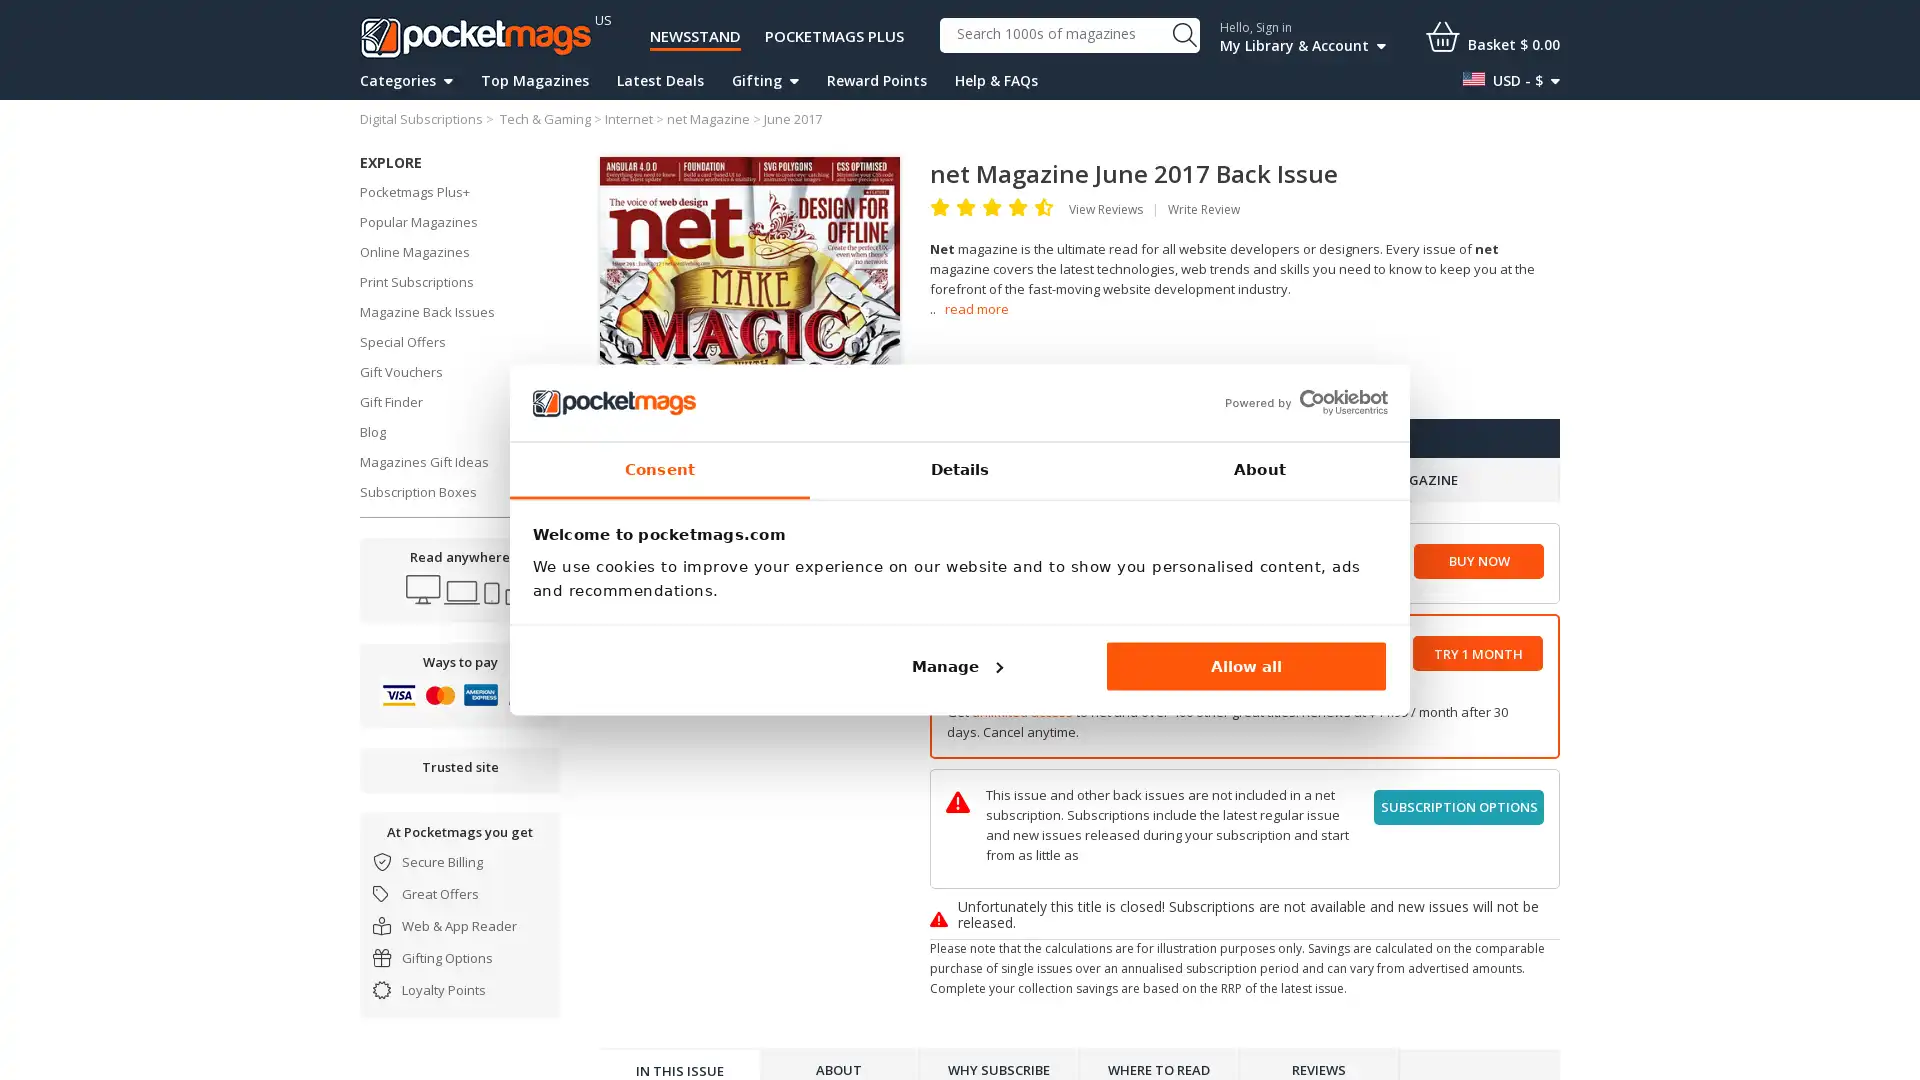  What do you see at coordinates (1245, 666) in the screenshot?
I see `Allow all` at bounding box center [1245, 666].